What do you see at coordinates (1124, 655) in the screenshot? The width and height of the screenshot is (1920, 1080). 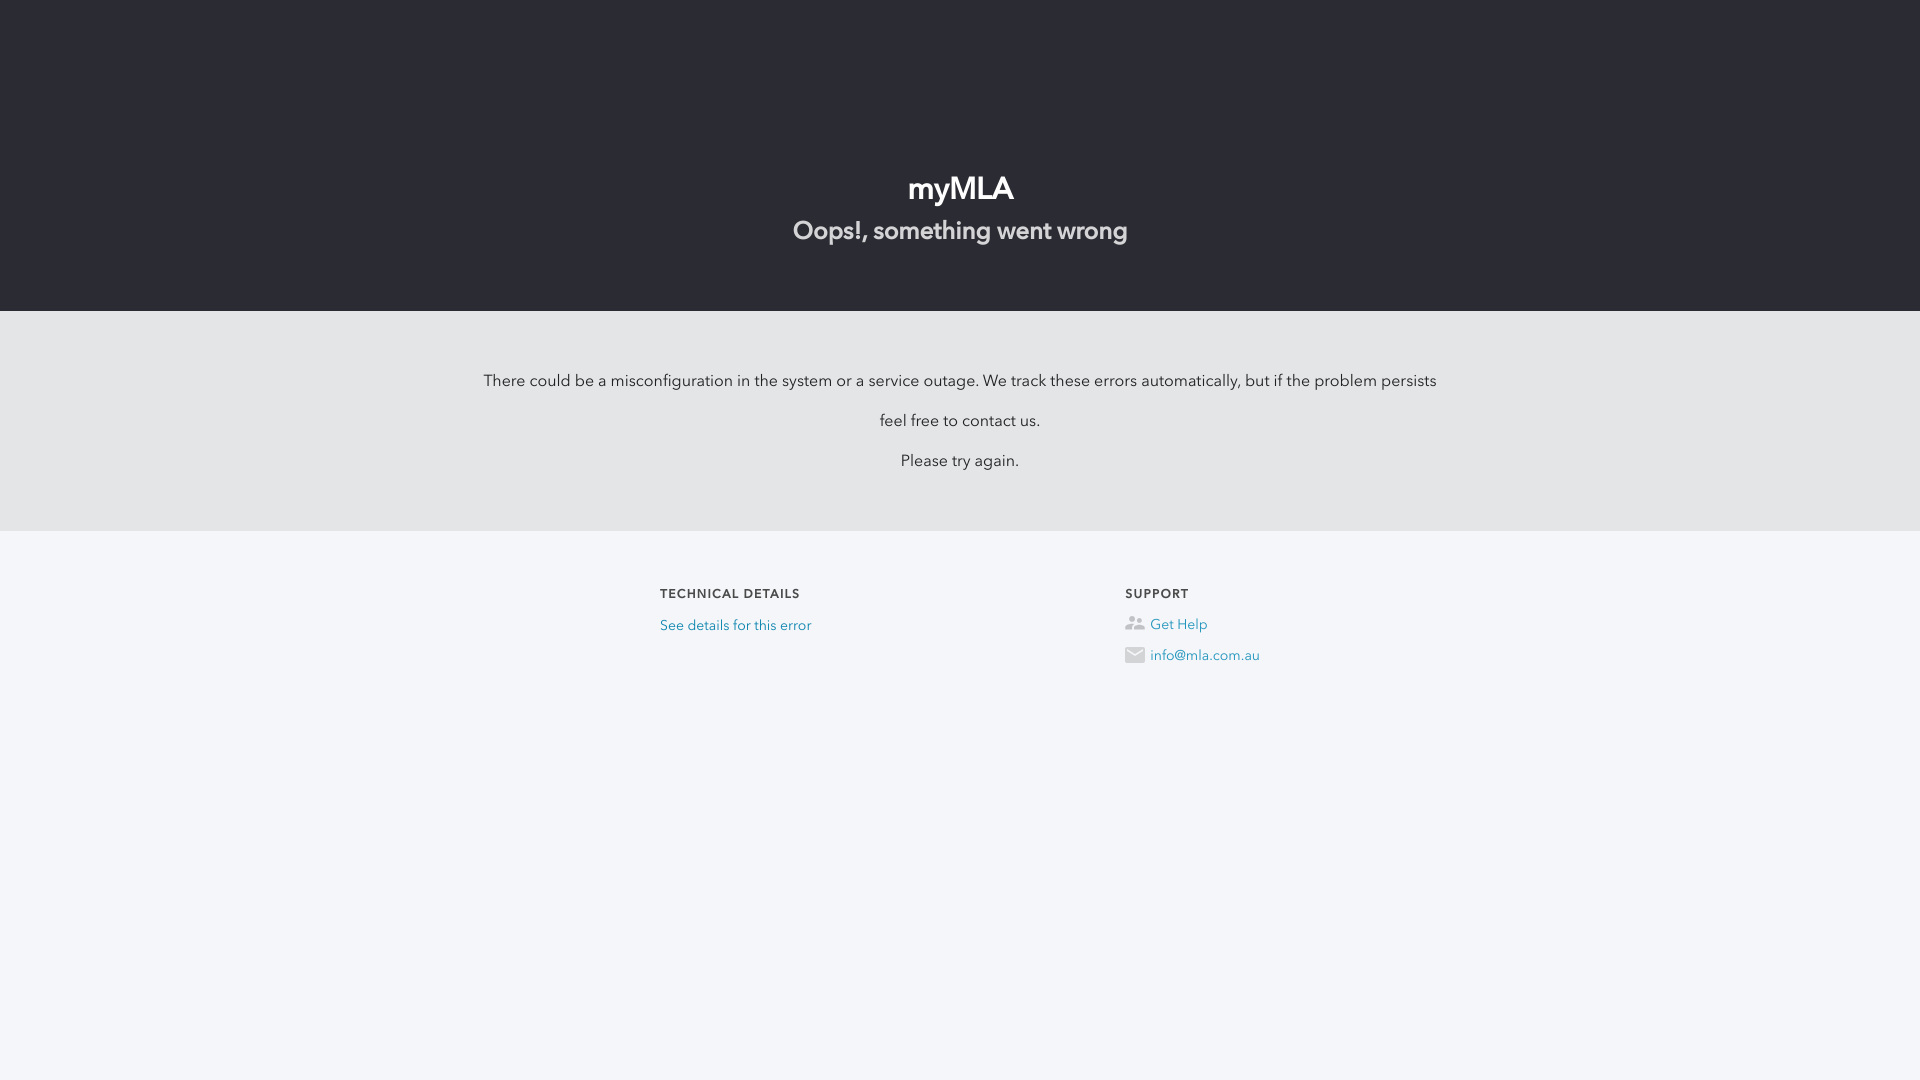 I see `'info@mla.com.au'` at bounding box center [1124, 655].